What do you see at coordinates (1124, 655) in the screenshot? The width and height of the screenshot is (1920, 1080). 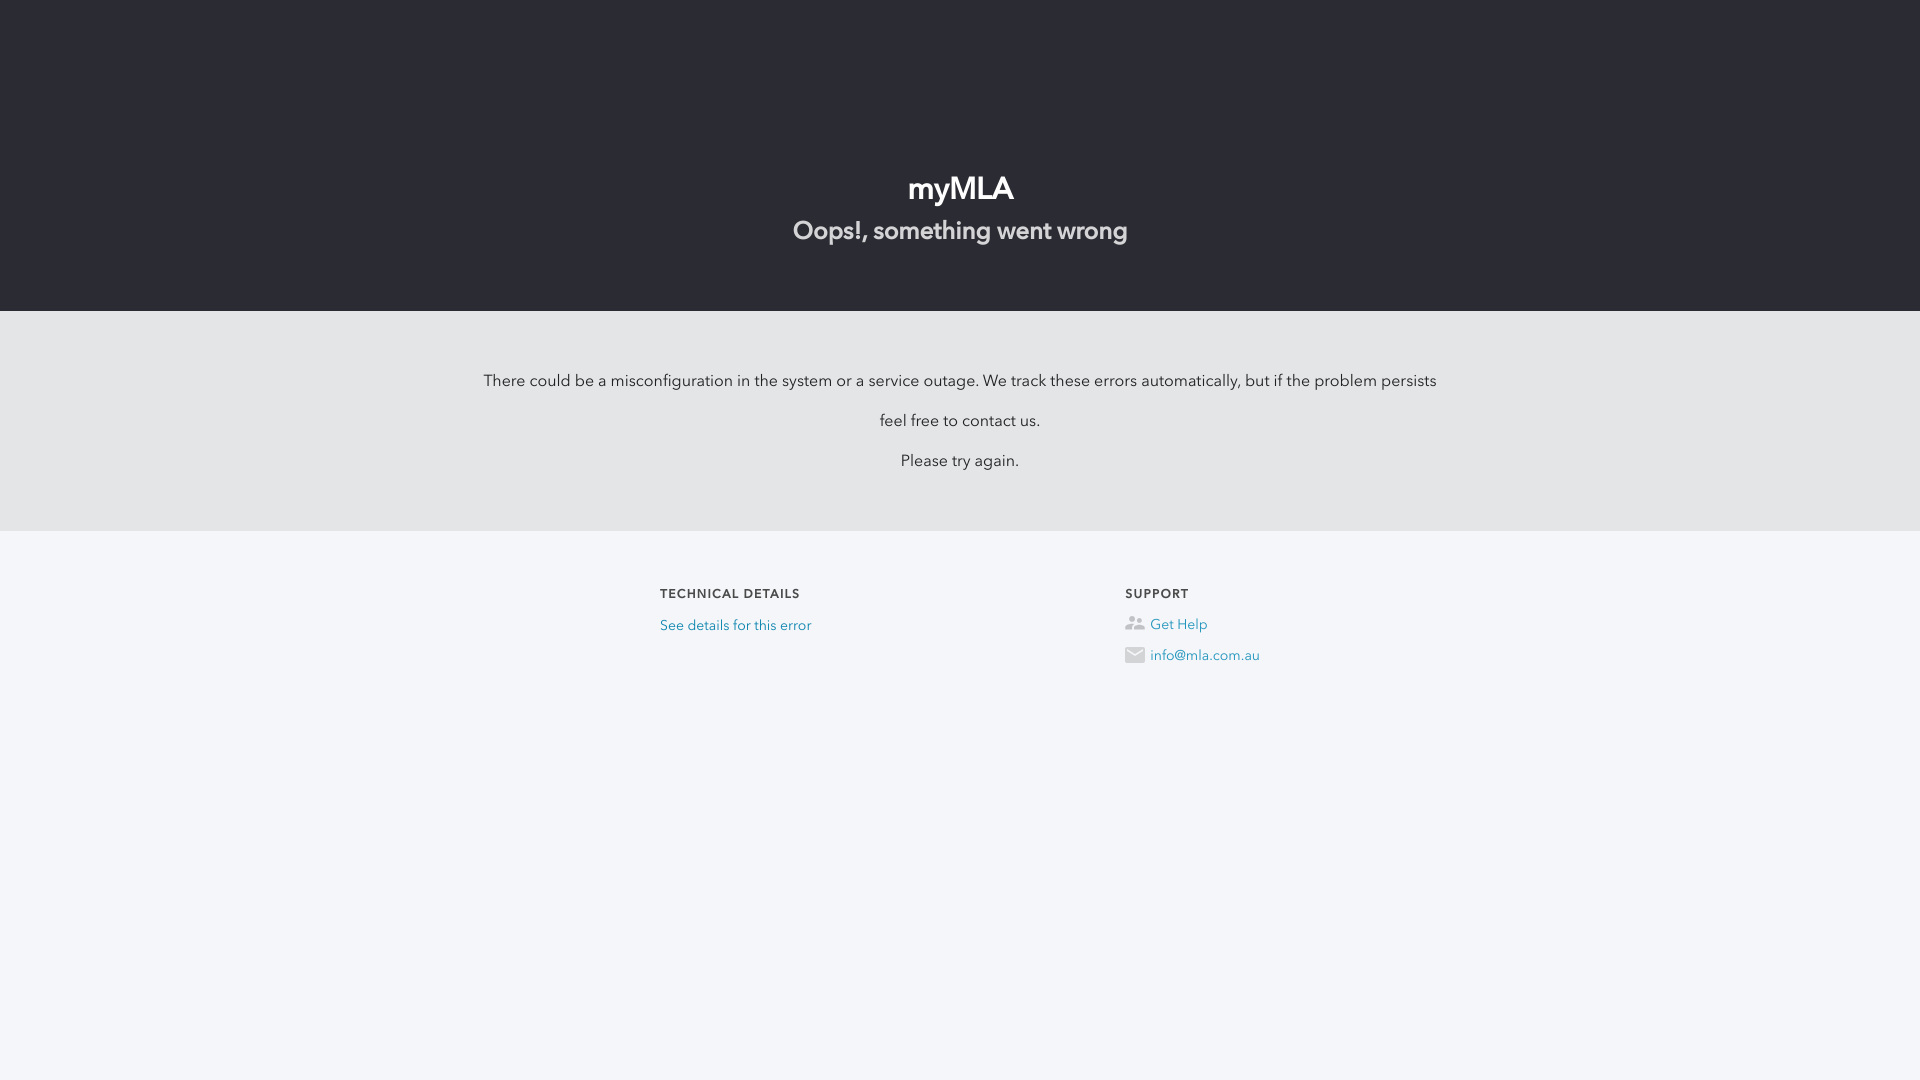 I see `'info@mla.com.au'` at bounding box center [1124, 655].